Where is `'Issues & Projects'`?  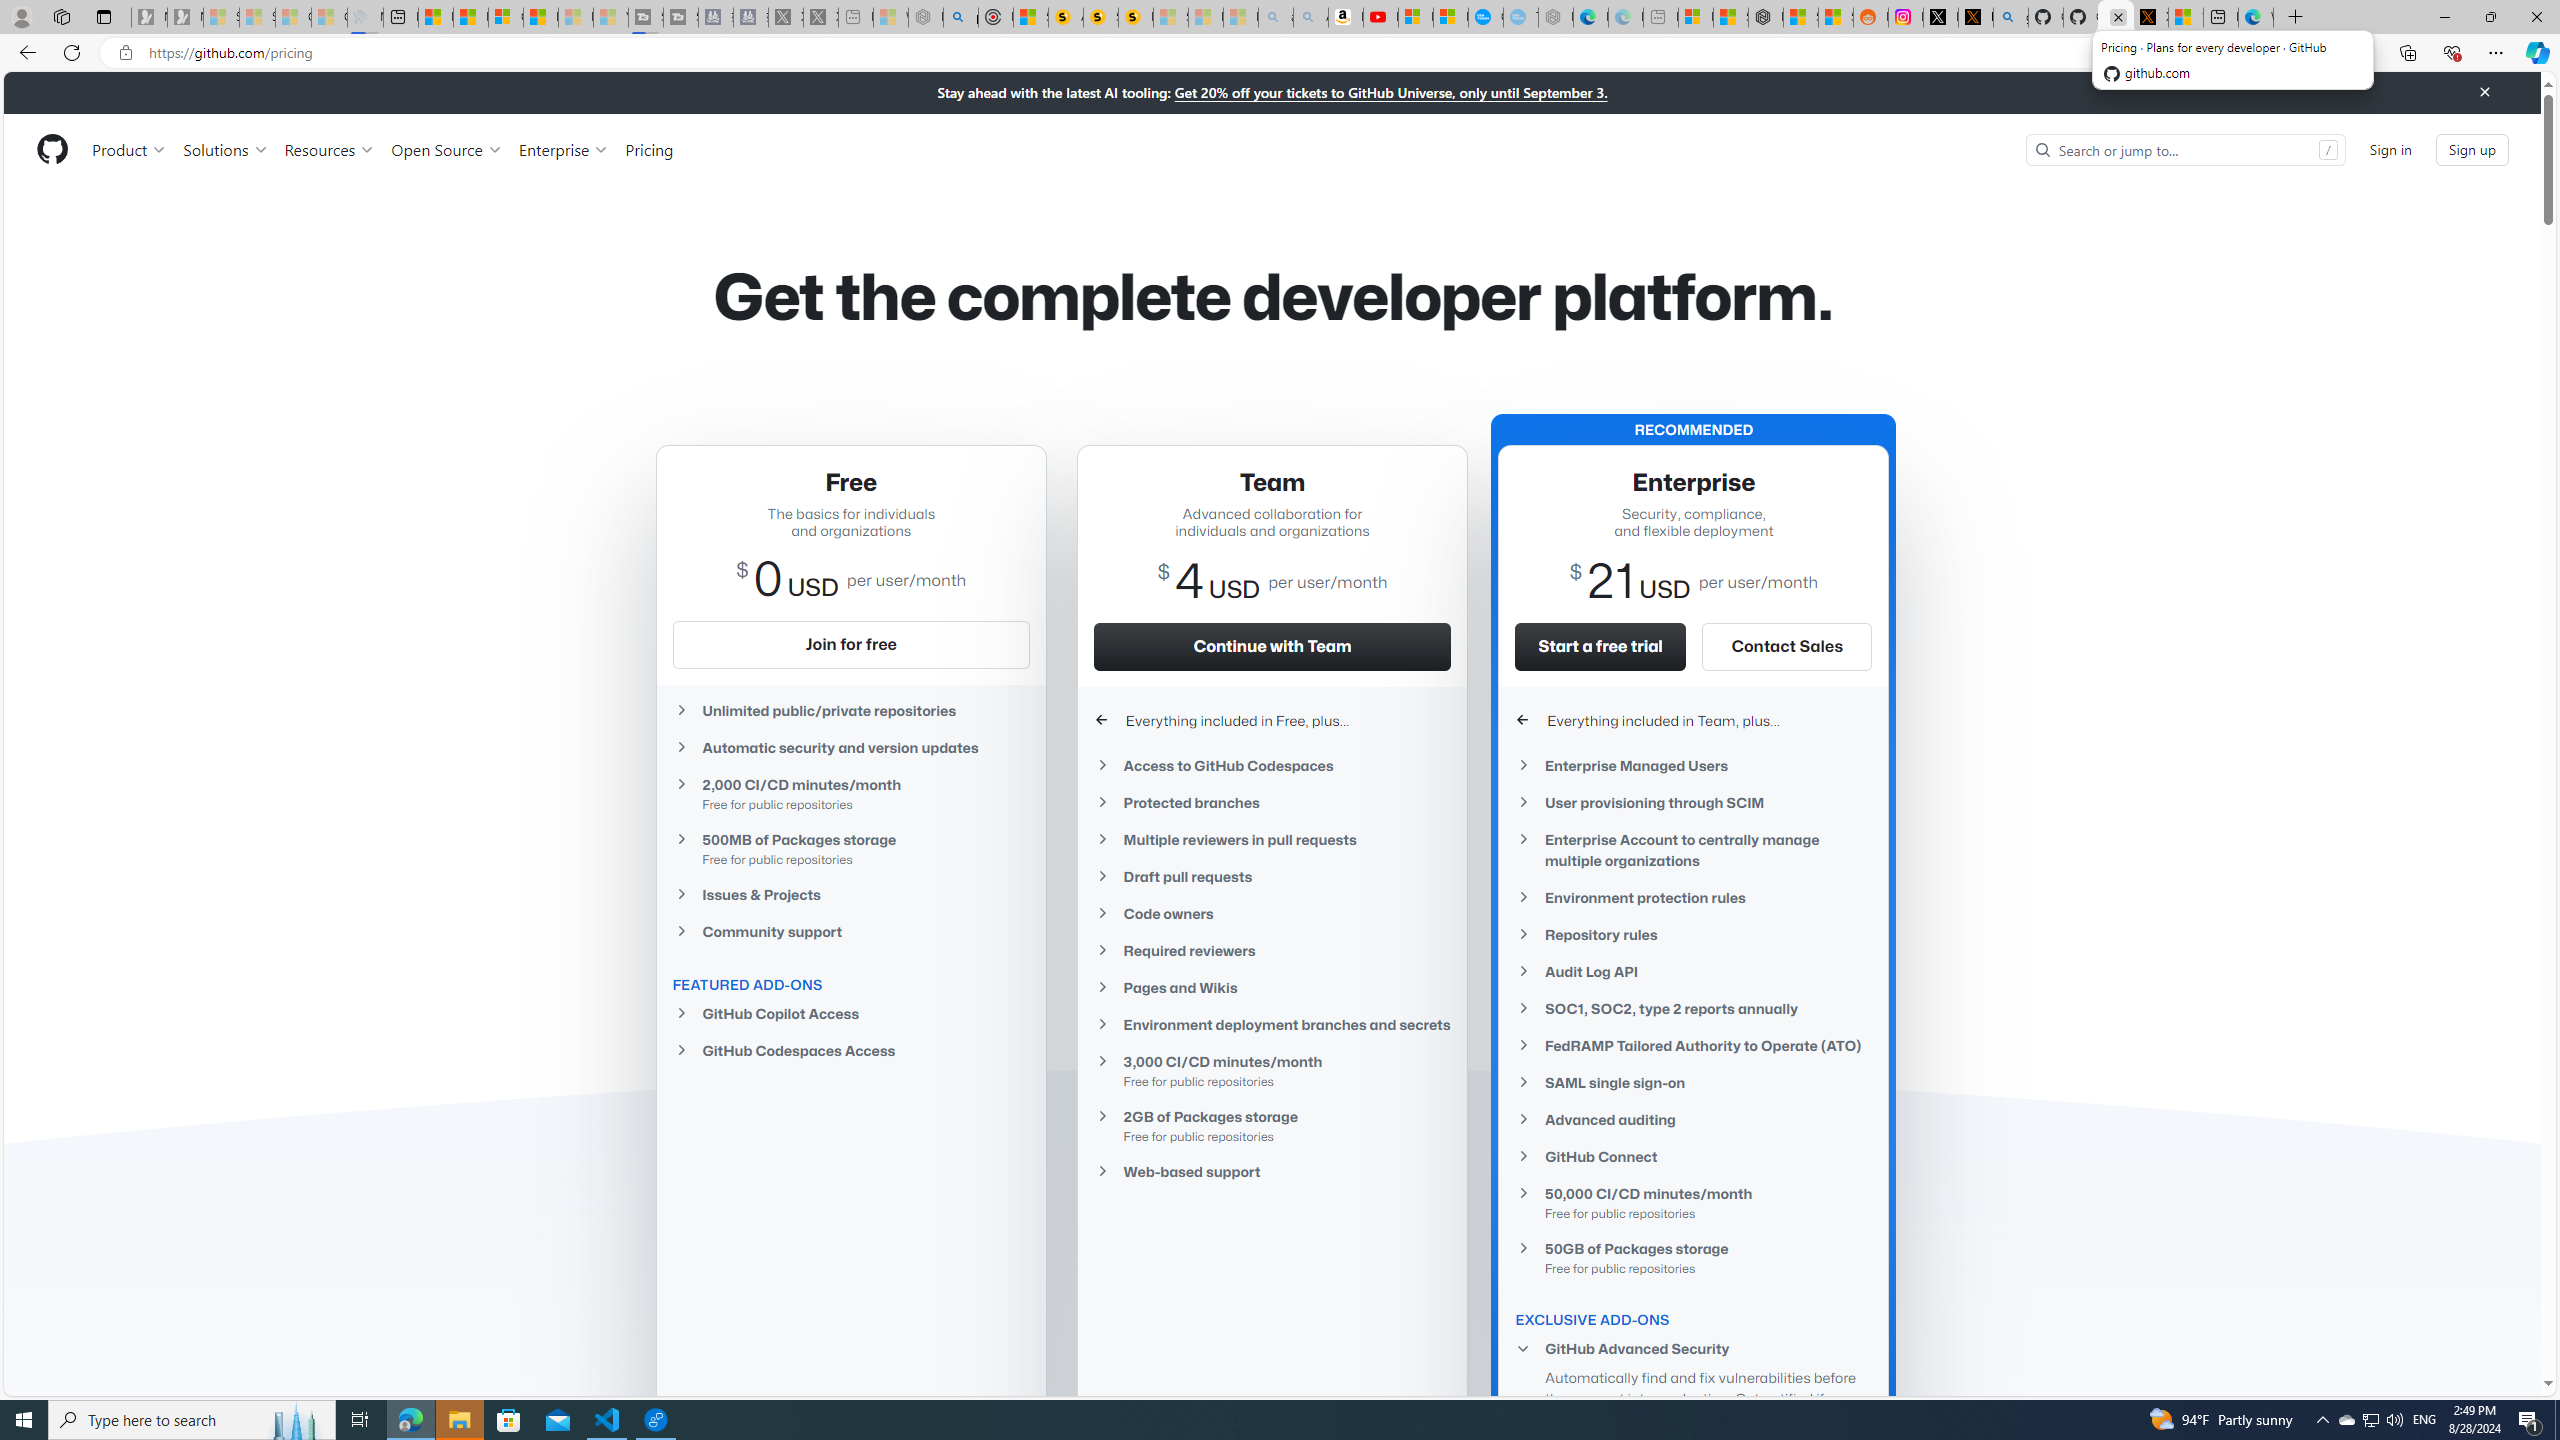 'Issues & Projects' is located at coordinates (848, 893).